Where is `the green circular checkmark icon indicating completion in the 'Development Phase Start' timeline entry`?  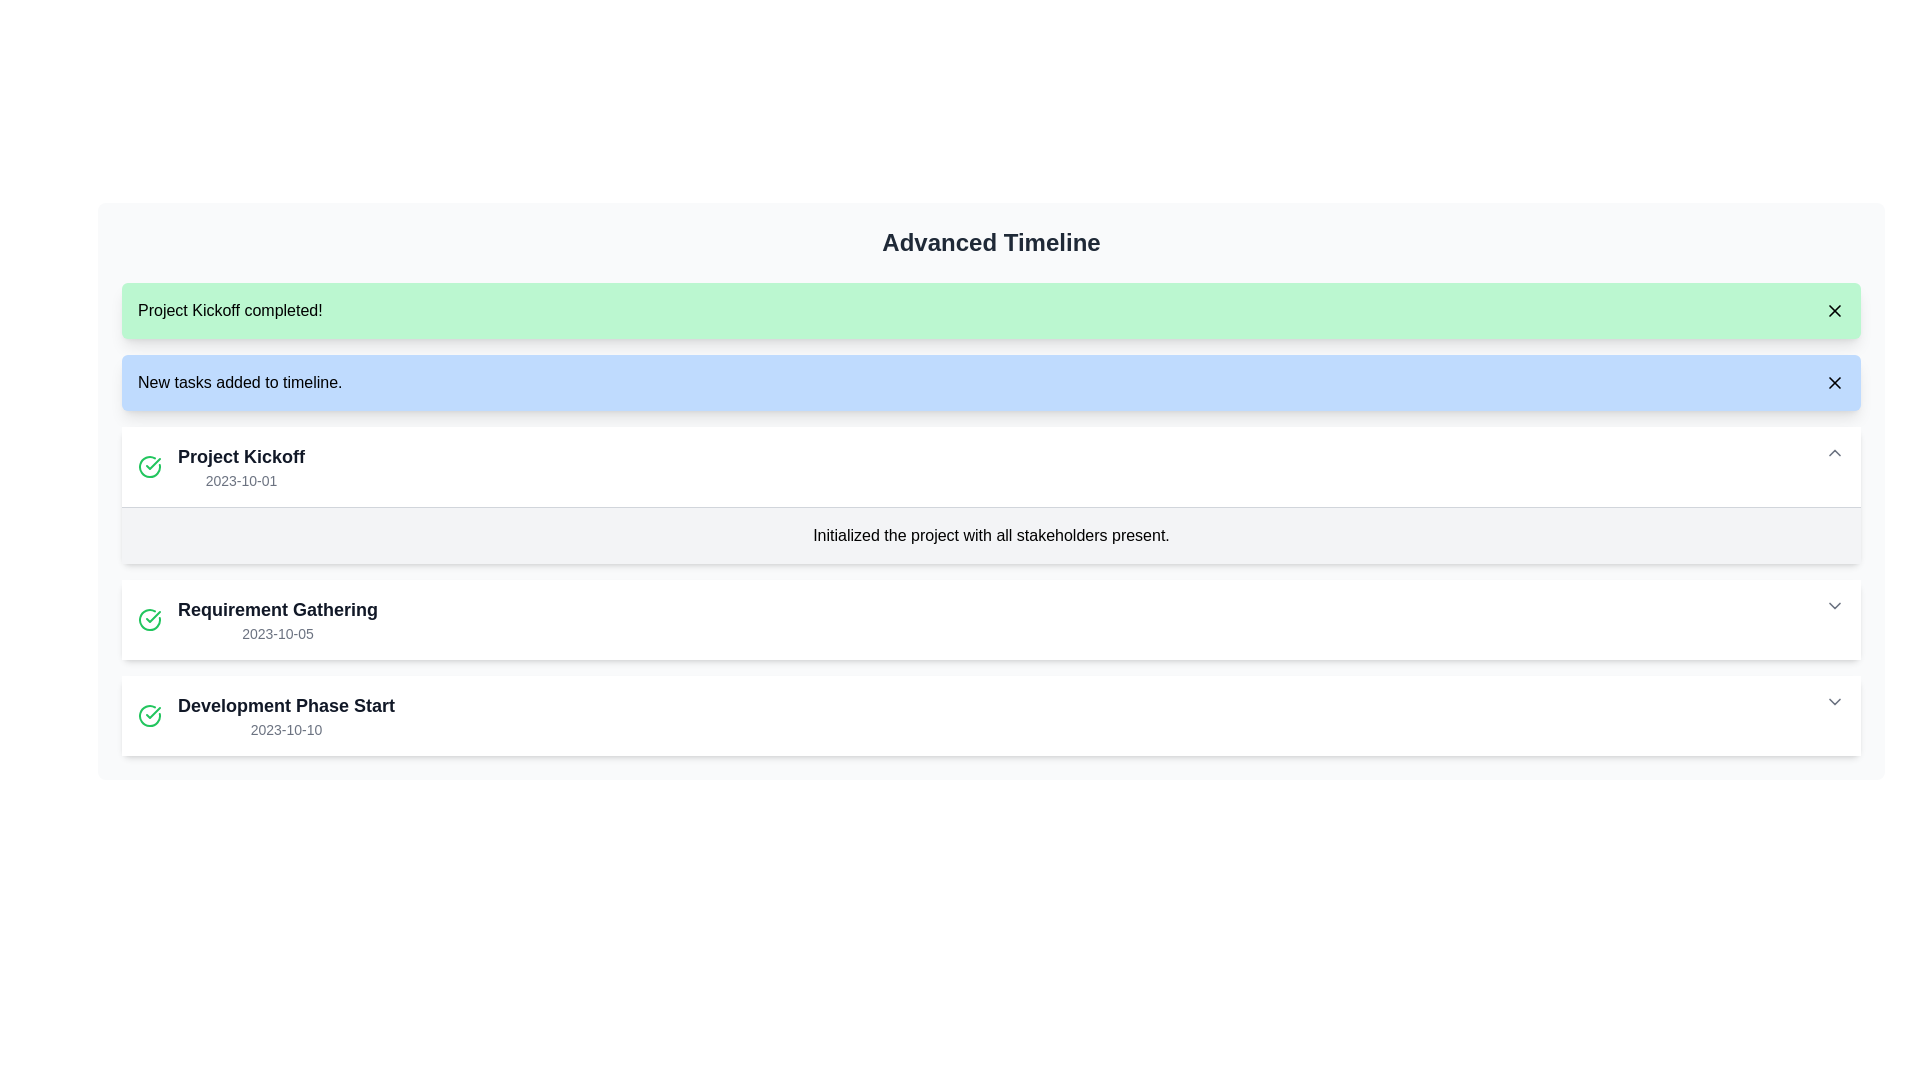 the green circular checkmark icon indicating completion in the 'Development Phase Start' timeline entry is located at coordinates (148, 715).